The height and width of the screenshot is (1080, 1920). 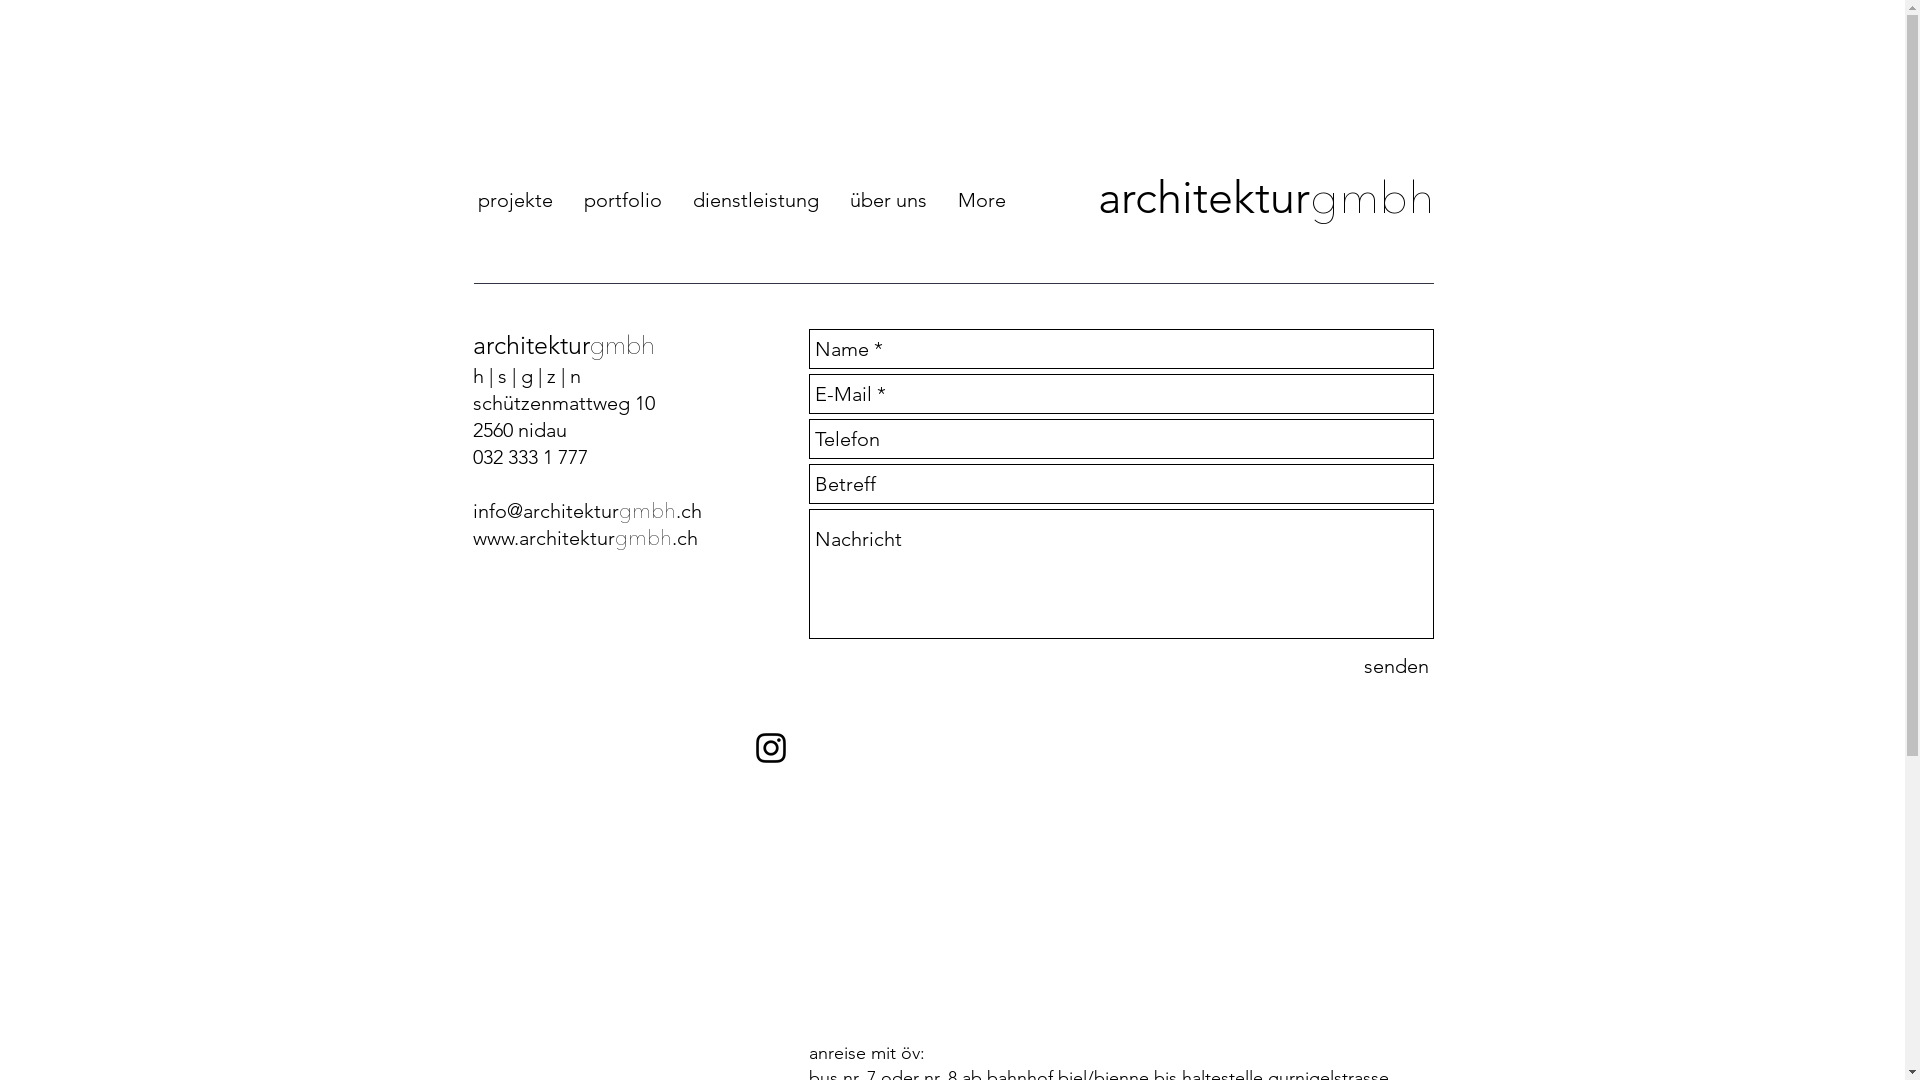 I want to click on 'www.architektur', so click(x=542, y=536).